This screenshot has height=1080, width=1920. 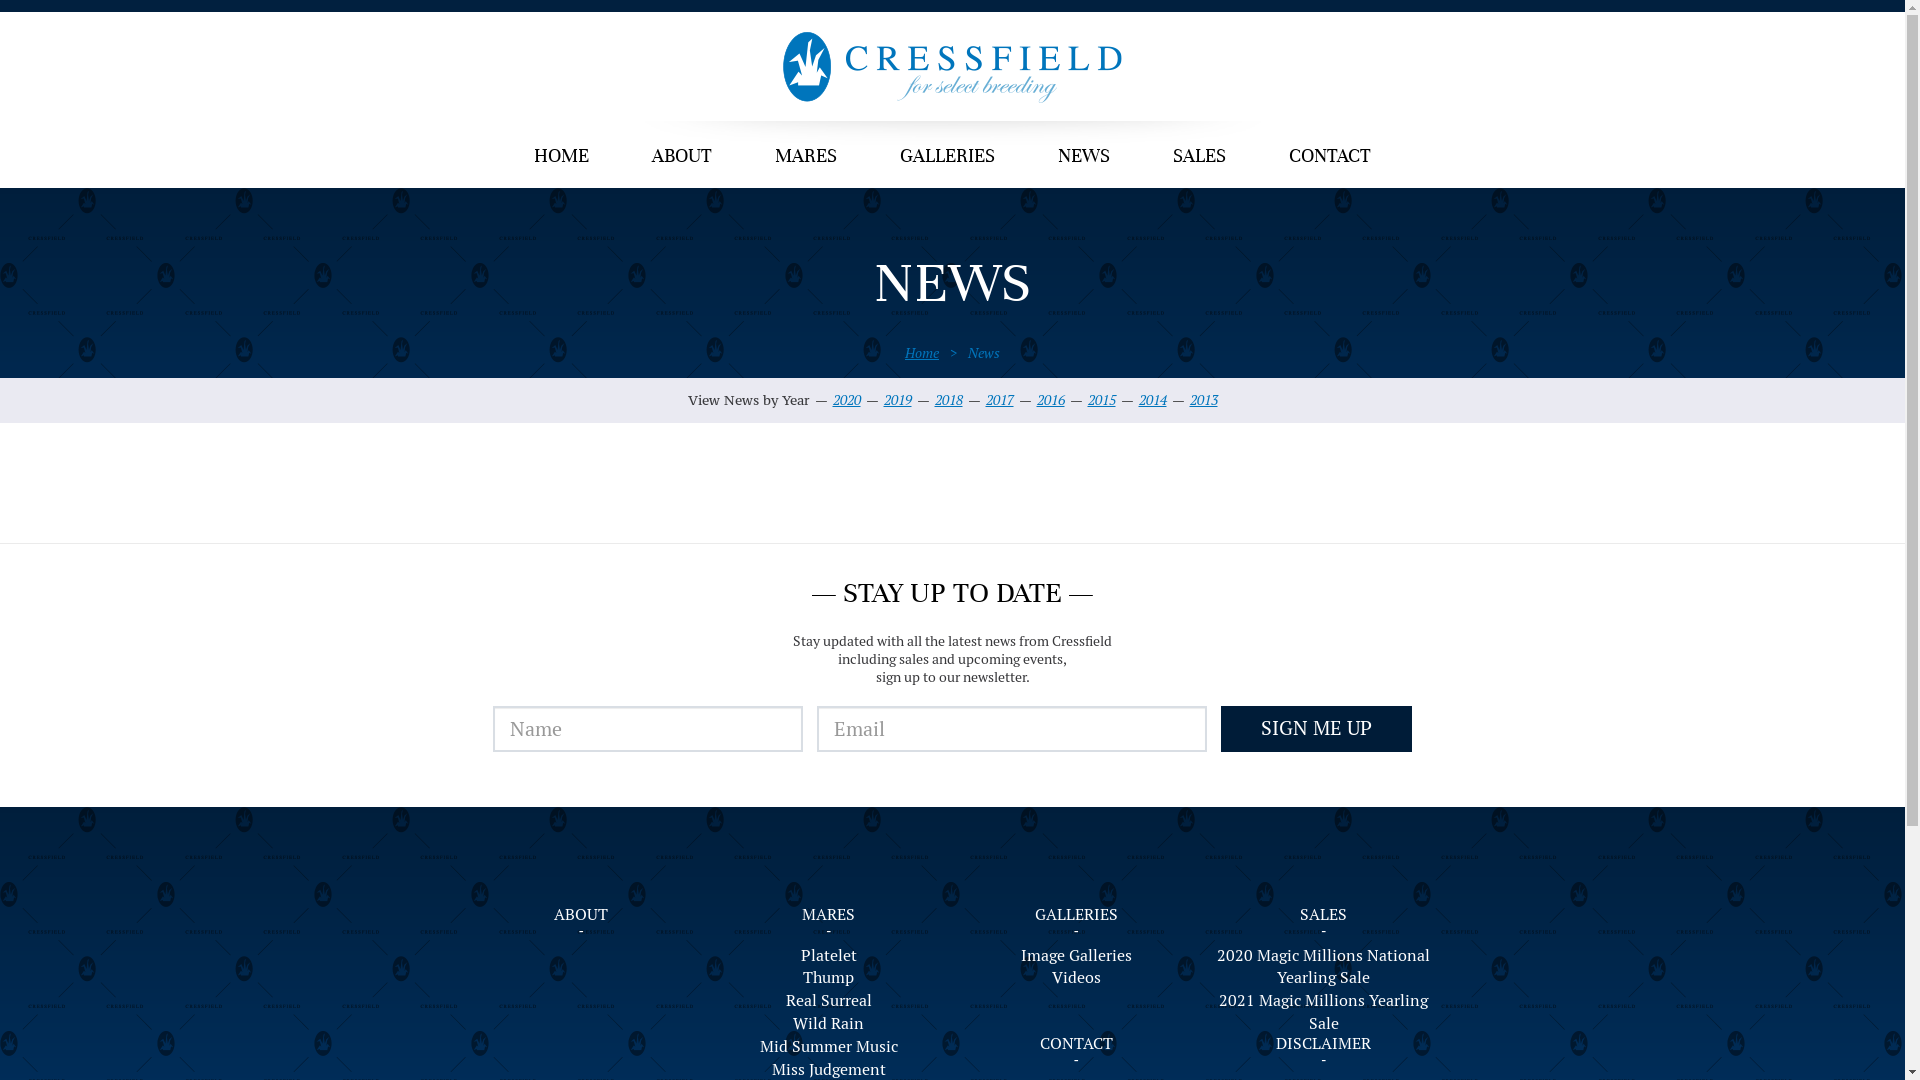 I want to click on 'MARES', so click(x=828, y=914).